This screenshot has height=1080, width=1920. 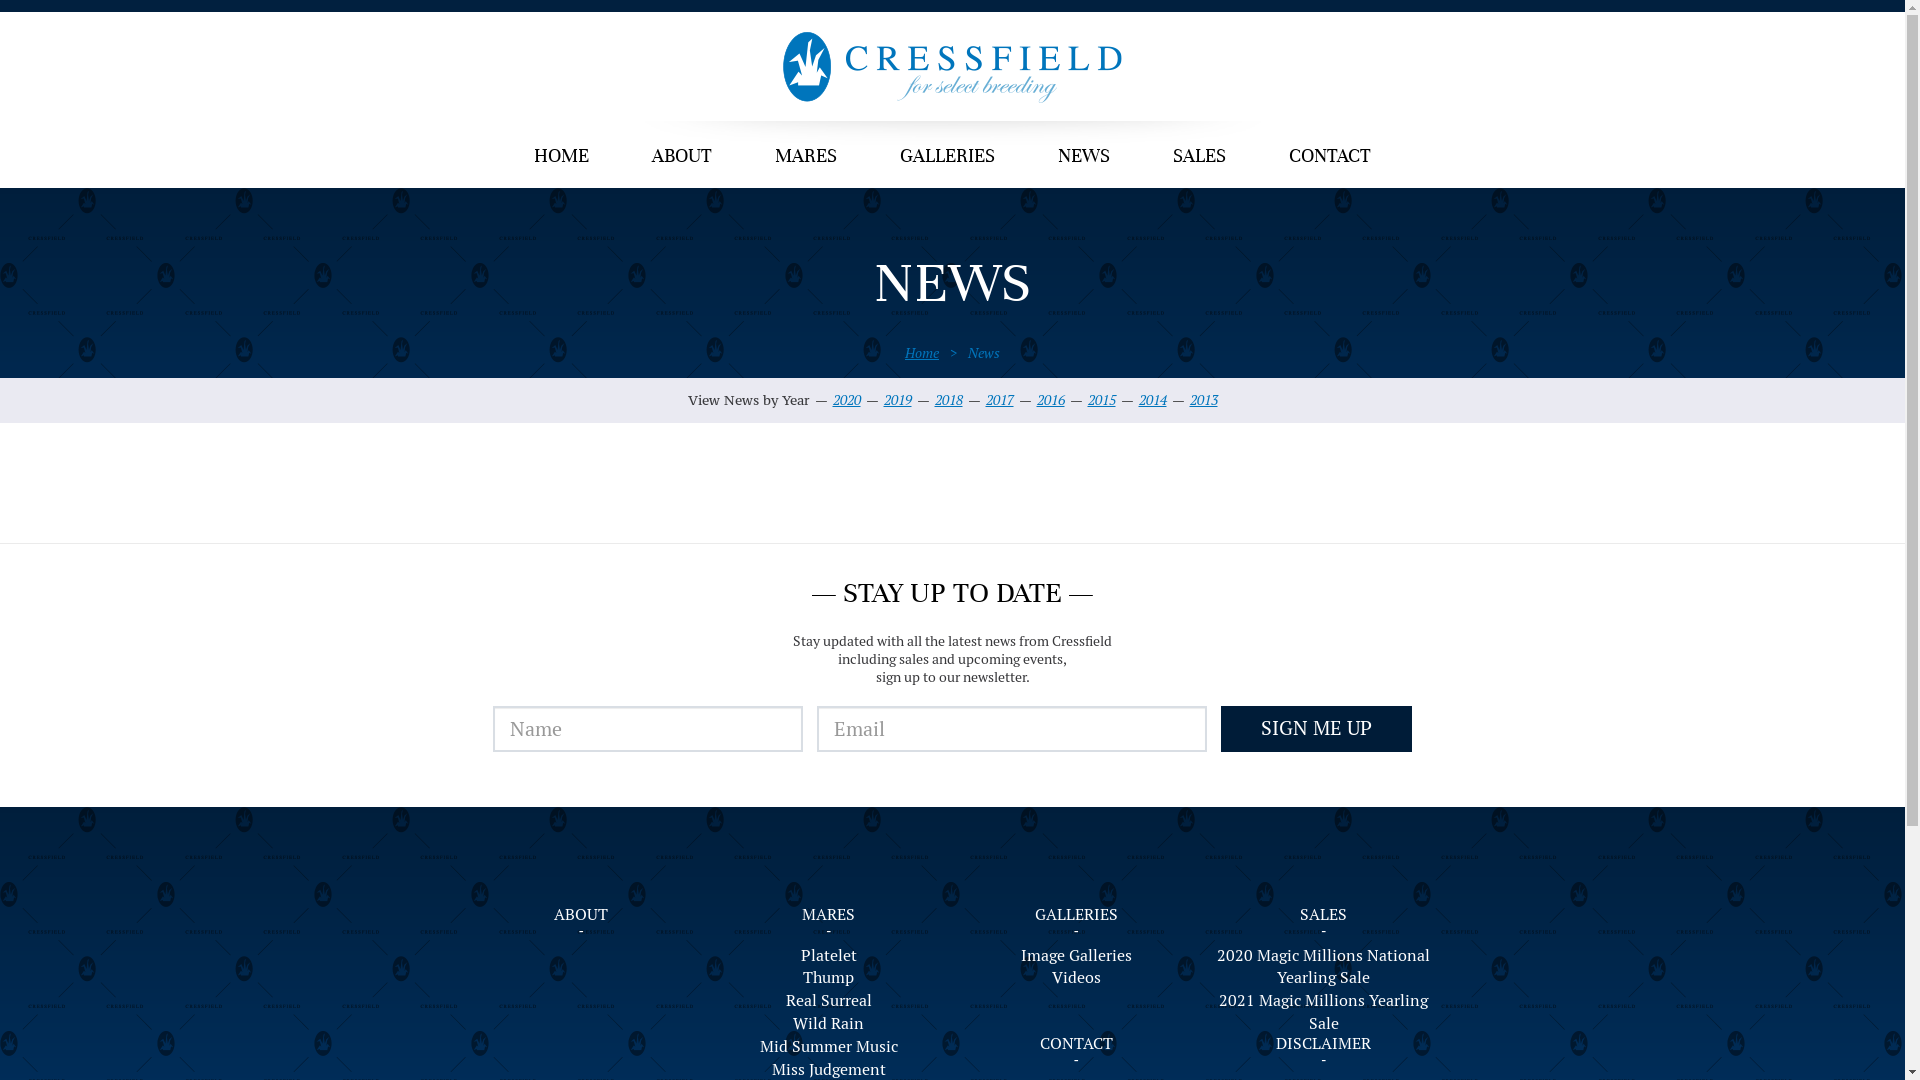 I want to click on 'MARES', so click(x=828, y=914).